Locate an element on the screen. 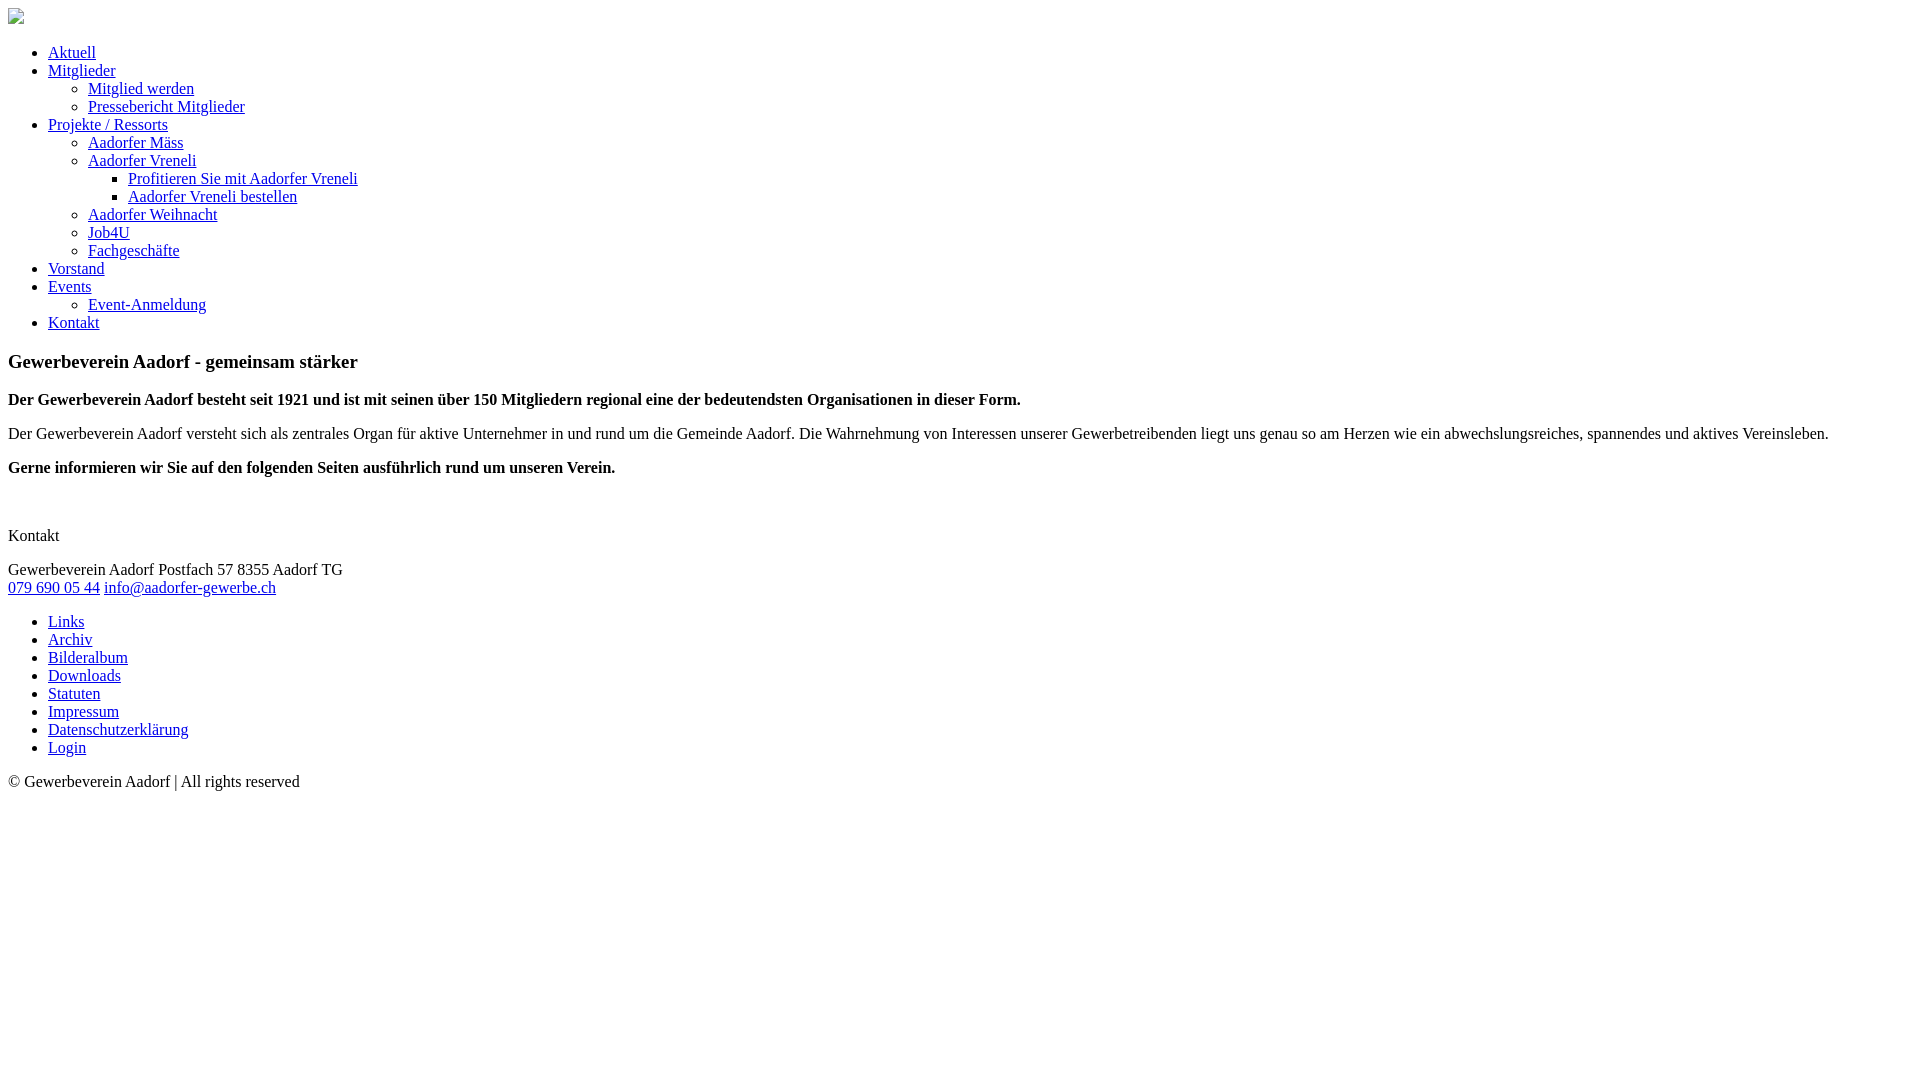 This screenshot has height=1080, width=1920. 'Projekte / Ressorts' is located at coordinates (106, 124).